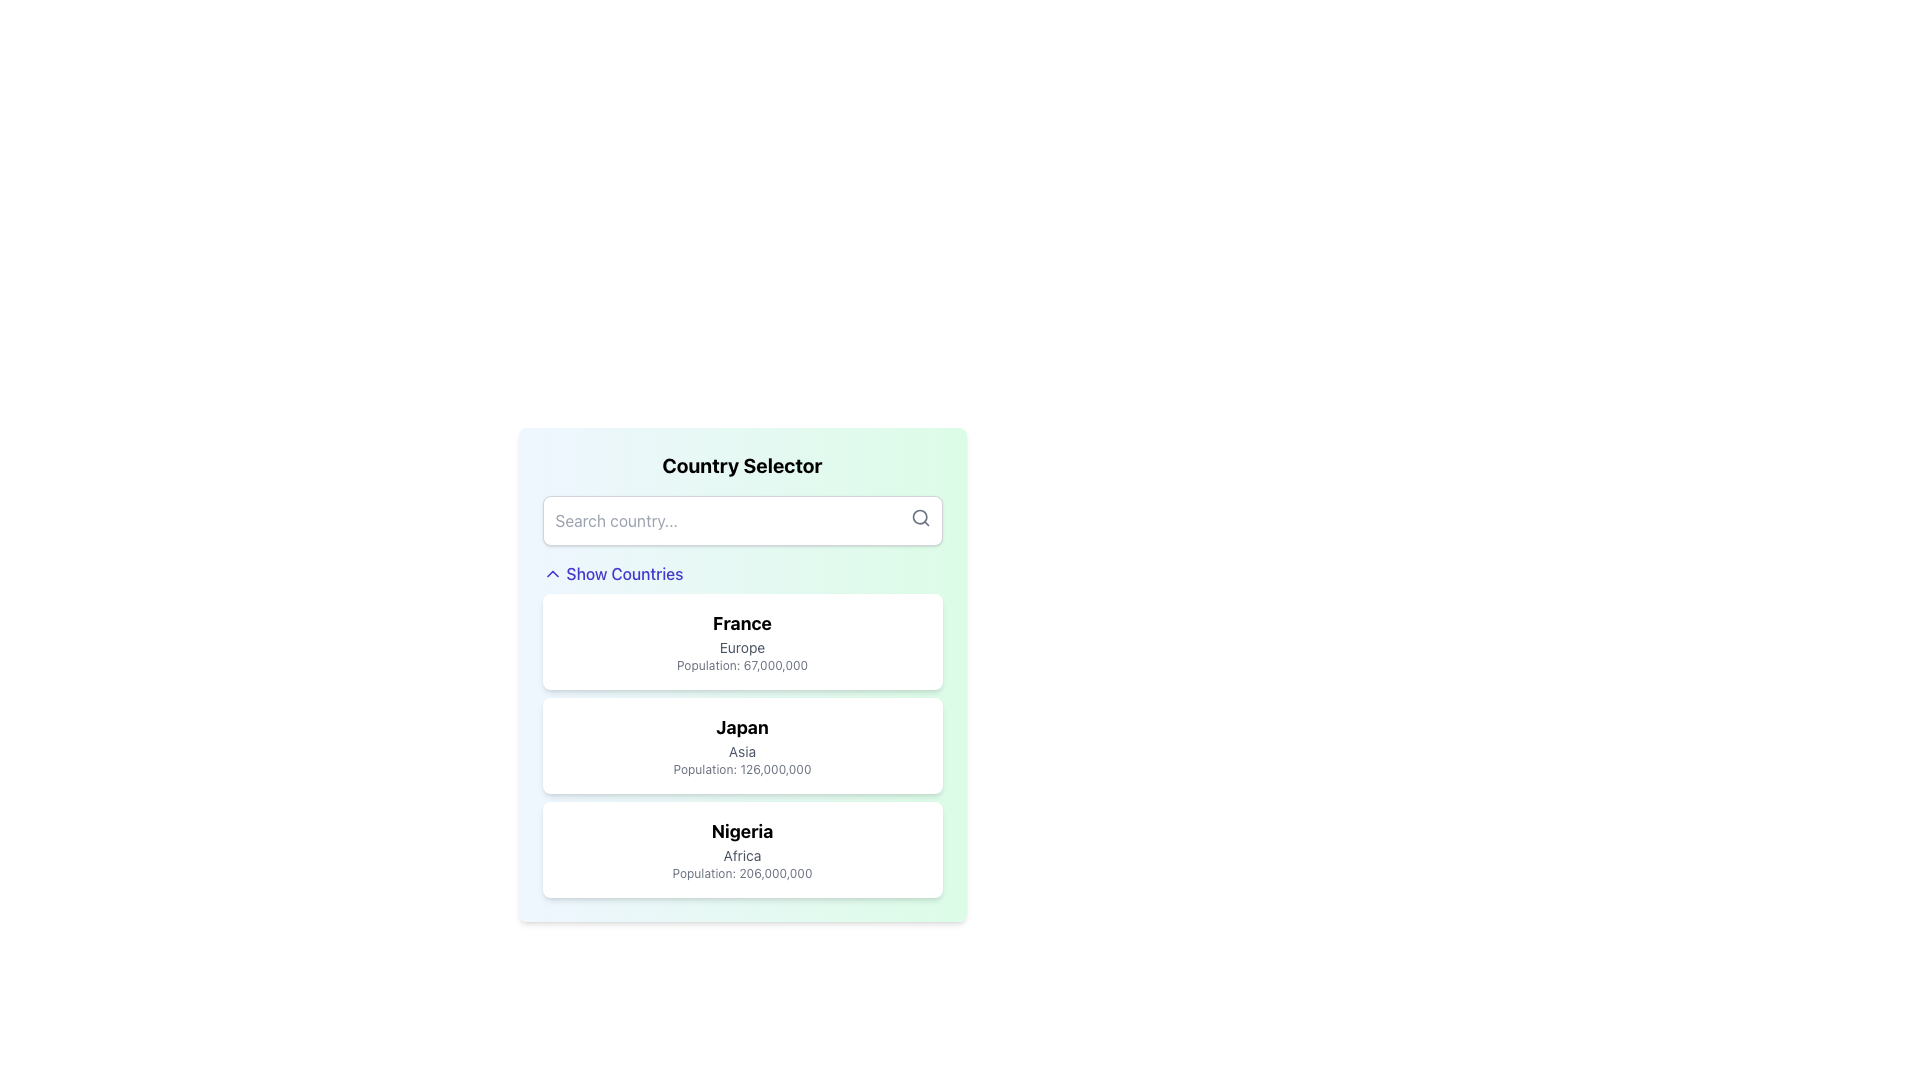  I want to click on the toggle button for displaying or hiding the list of countries, located below the search input box in the Country Selector component, so click(612, 574).